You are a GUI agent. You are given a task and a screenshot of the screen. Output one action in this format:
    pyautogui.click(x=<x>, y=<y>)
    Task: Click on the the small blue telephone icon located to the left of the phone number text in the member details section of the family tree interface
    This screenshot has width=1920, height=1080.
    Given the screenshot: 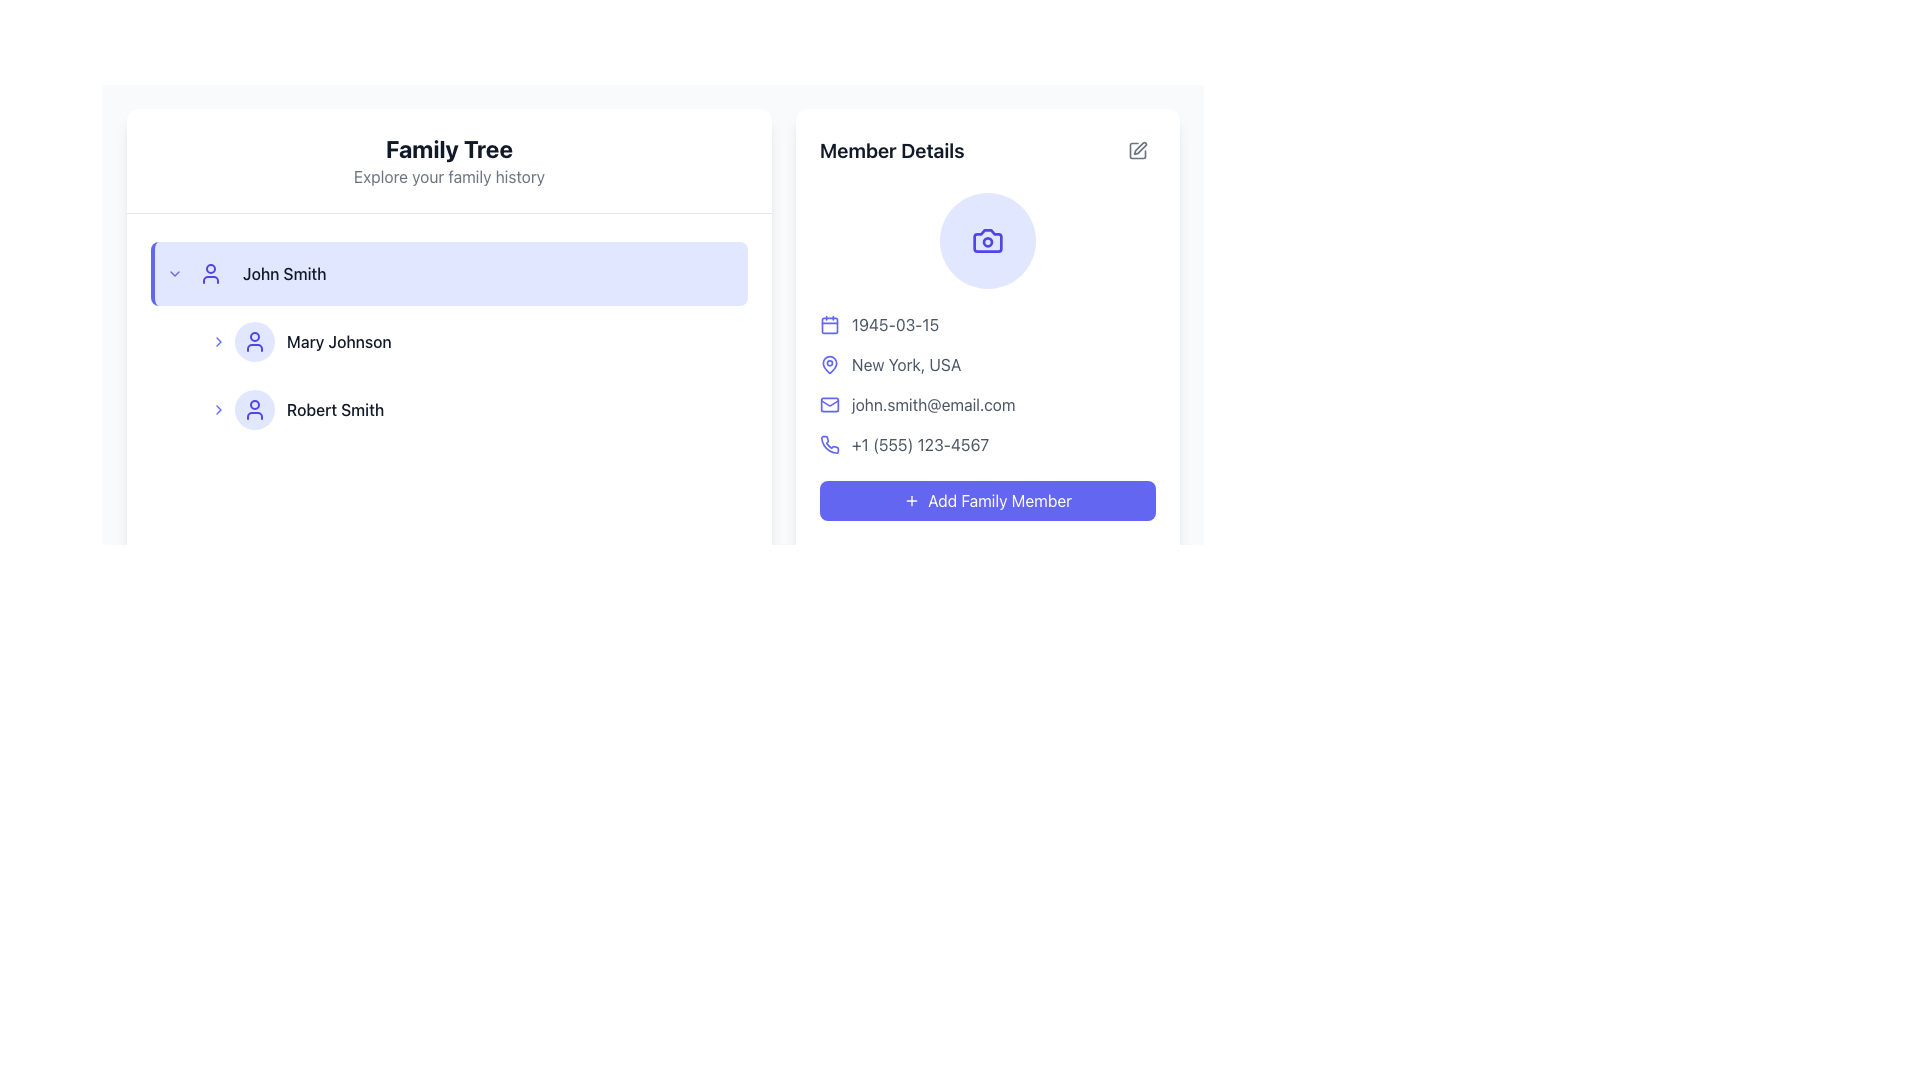 What is the action you would take?
    pyautogui.click(x=830, y=443)
    